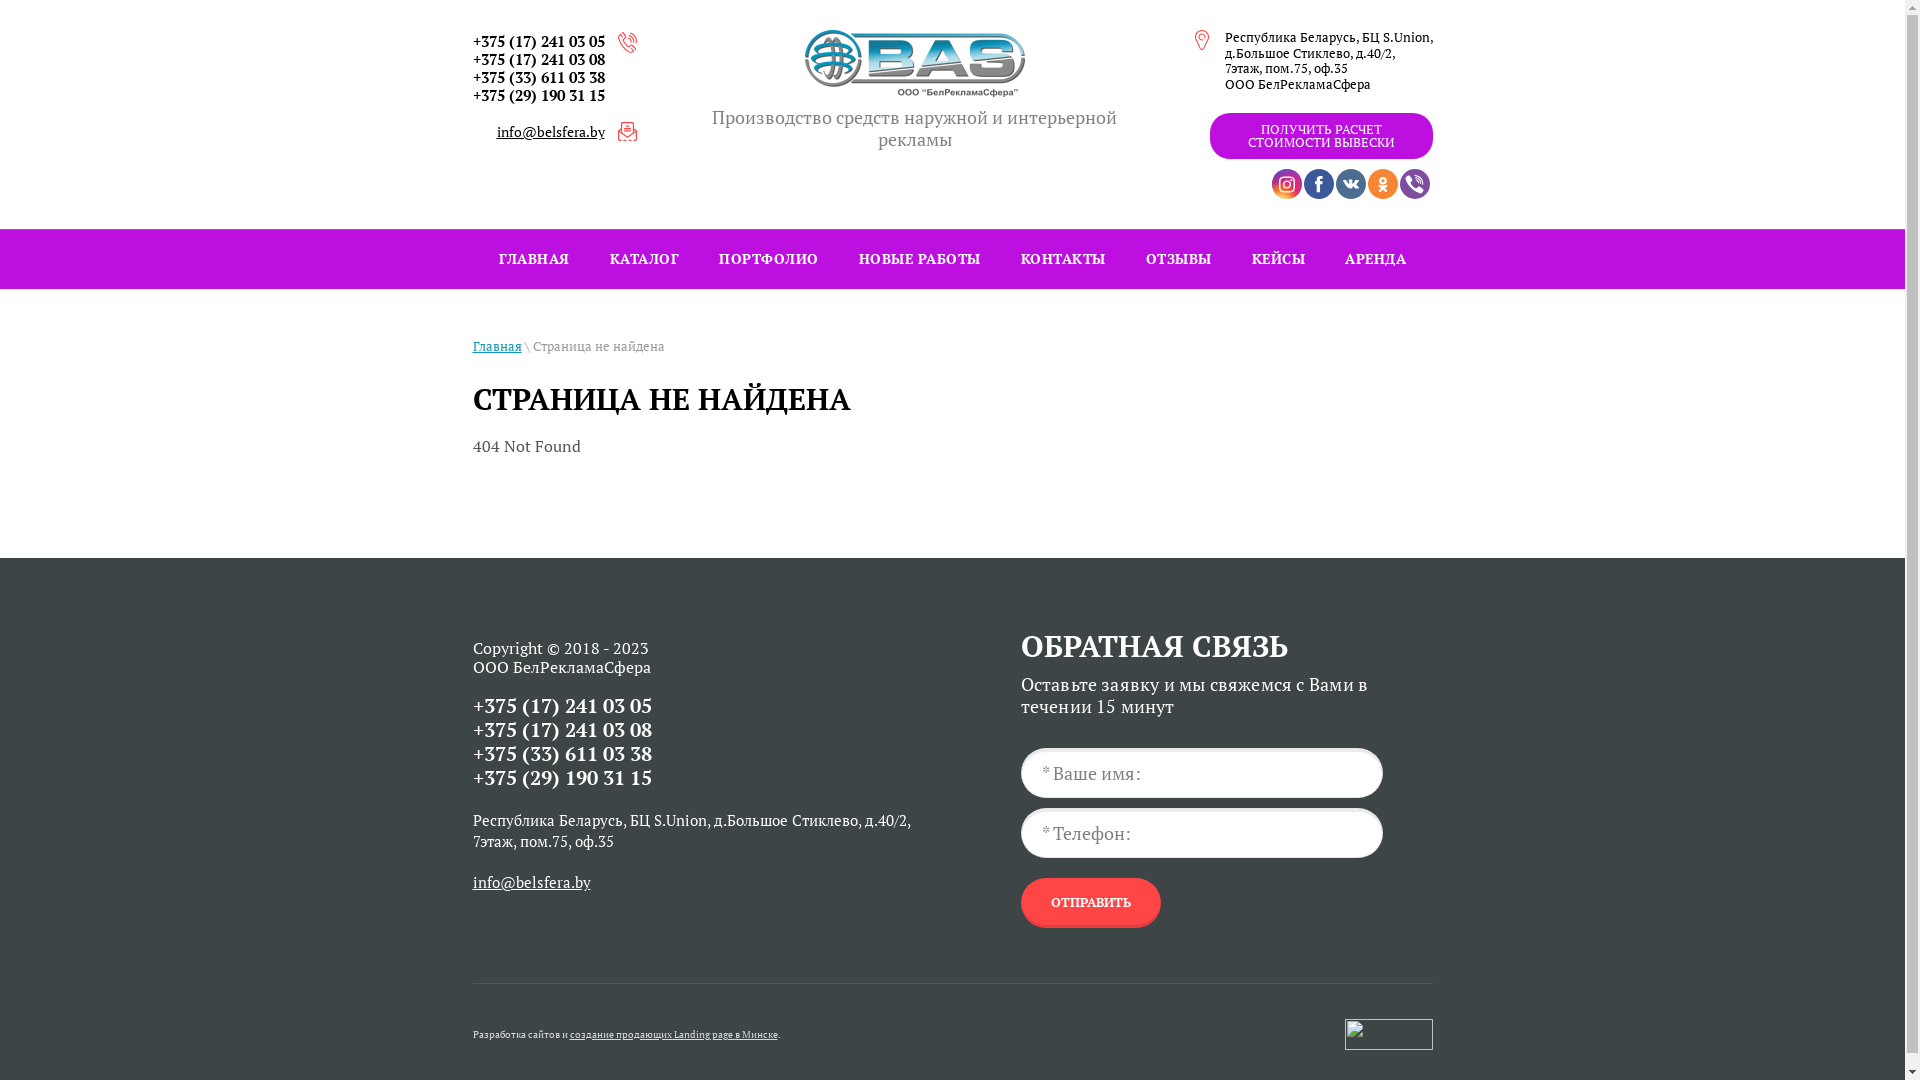  I want to click on 'info@belsfera.by', so click(495, 131).